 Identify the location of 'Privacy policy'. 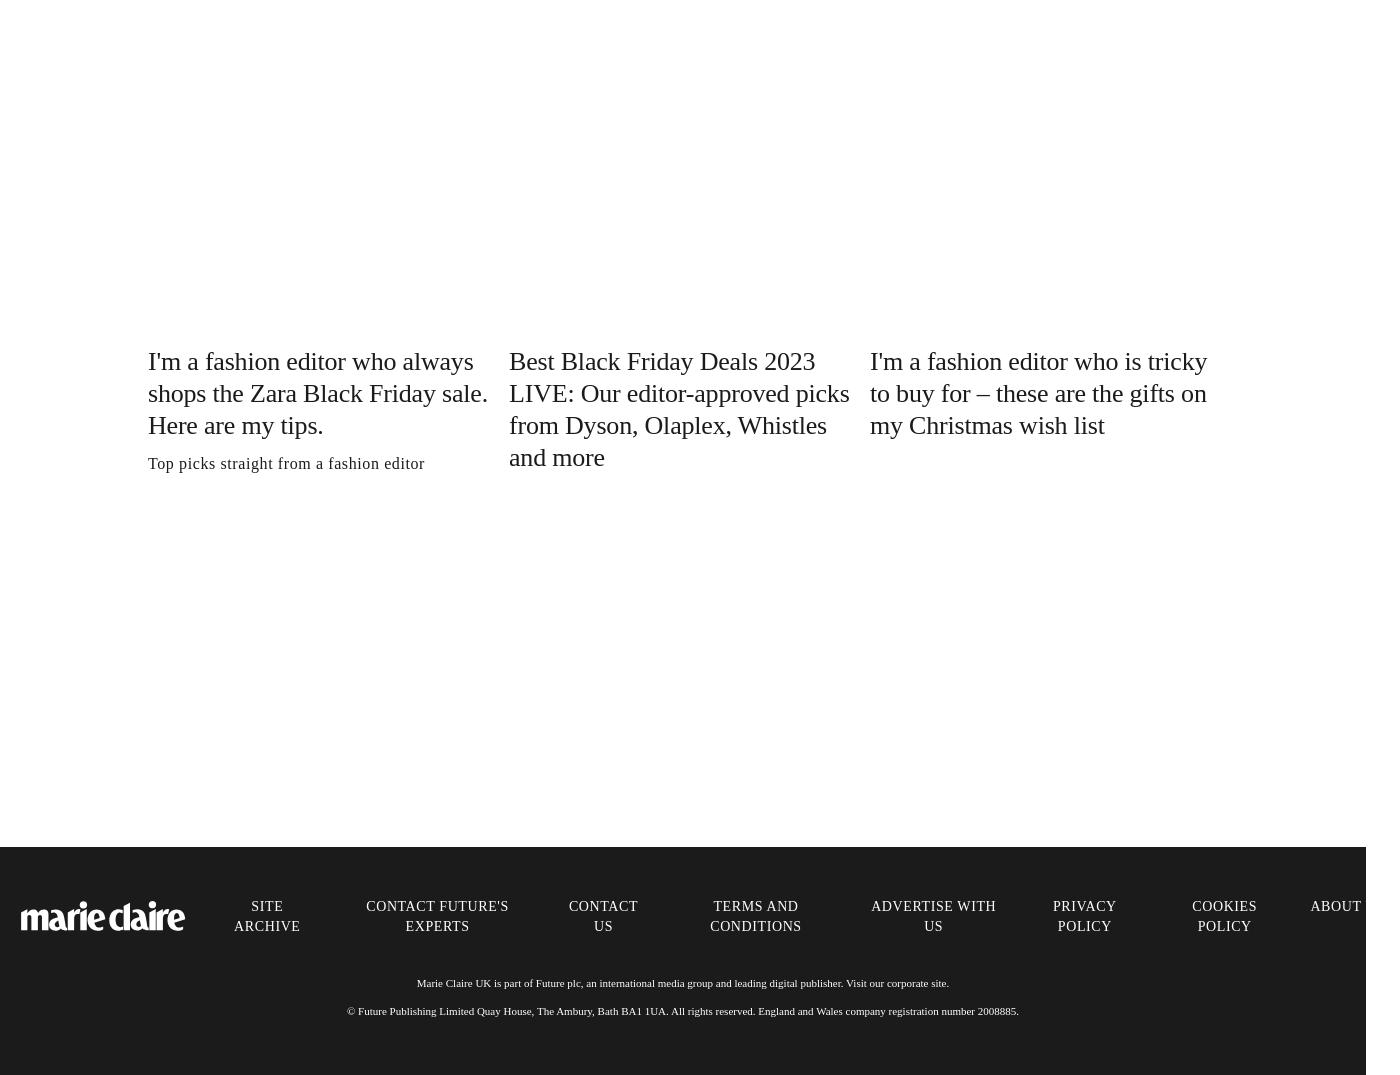
(1084, 914).